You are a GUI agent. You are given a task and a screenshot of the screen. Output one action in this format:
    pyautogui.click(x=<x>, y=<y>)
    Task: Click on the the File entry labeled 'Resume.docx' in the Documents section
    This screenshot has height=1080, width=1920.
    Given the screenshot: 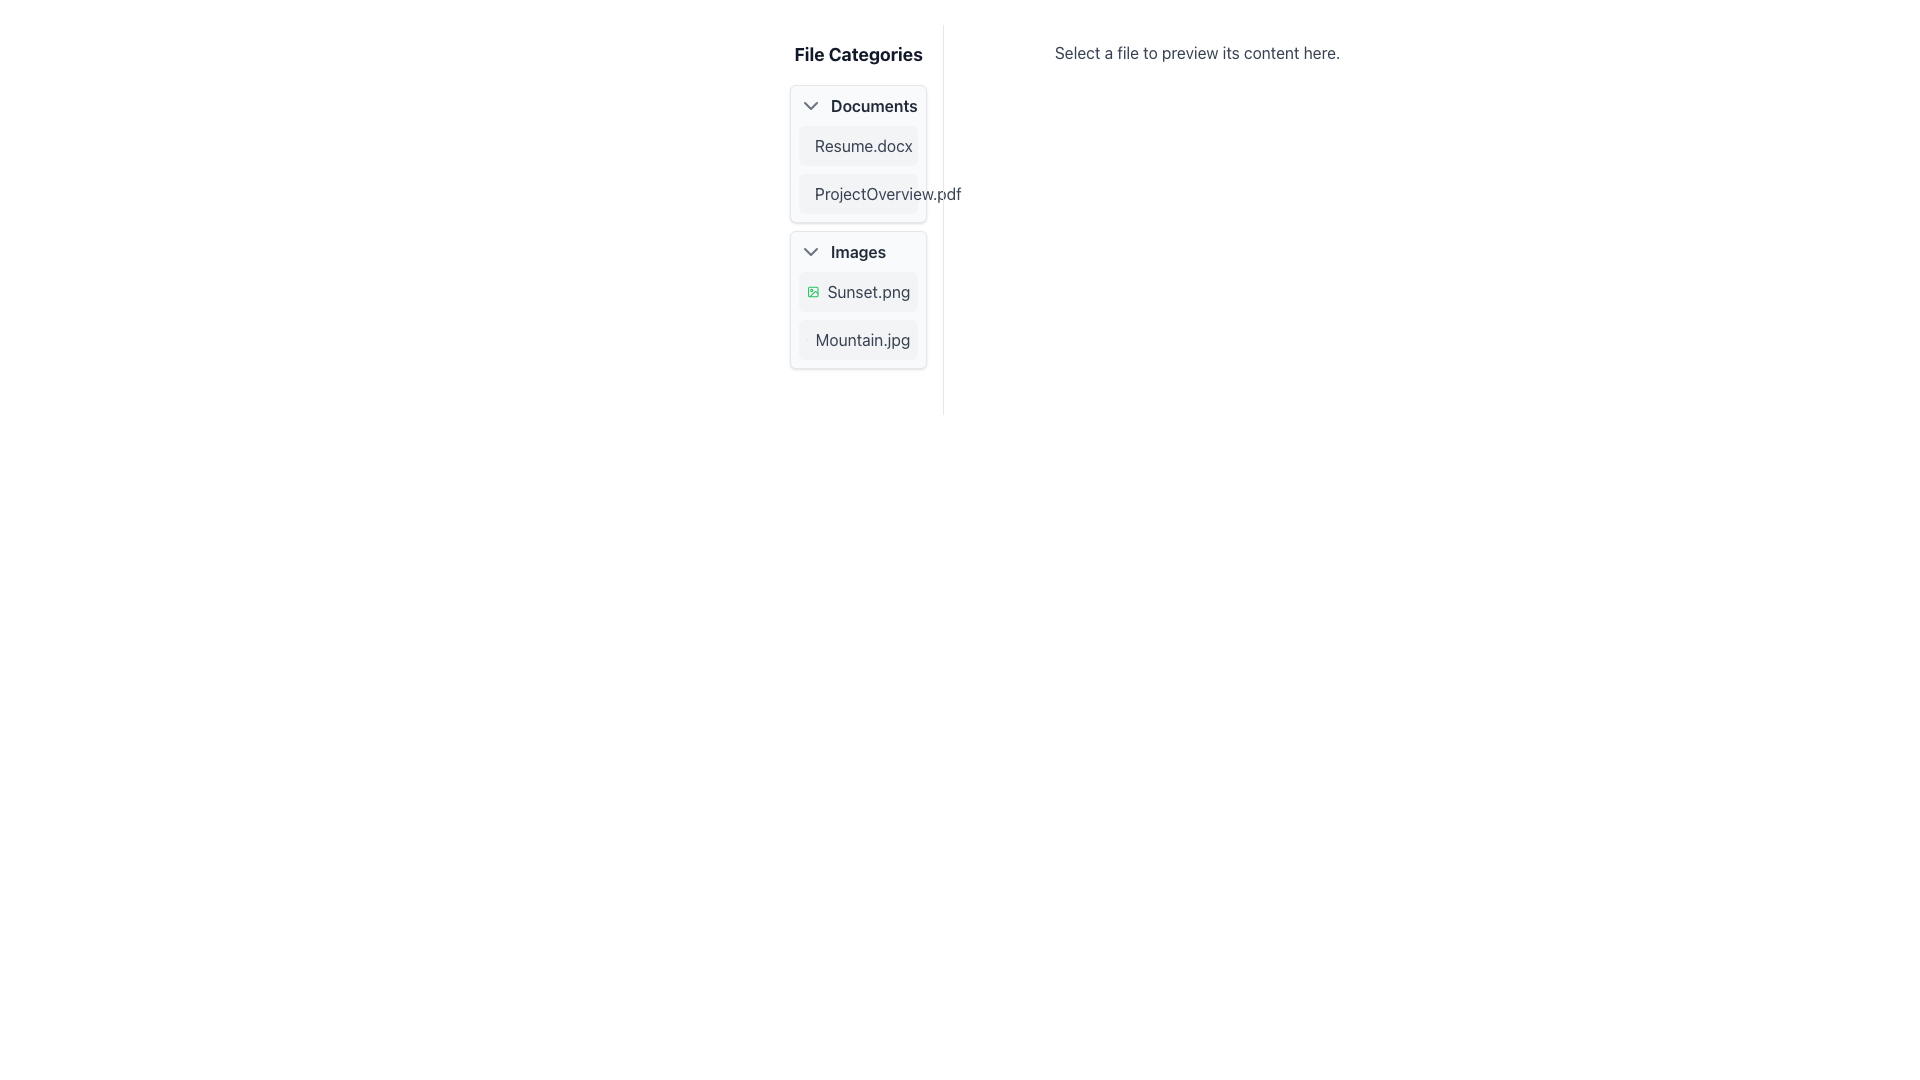 What is the action you would take?
    pyautogui.click(x=858, y=153)
    